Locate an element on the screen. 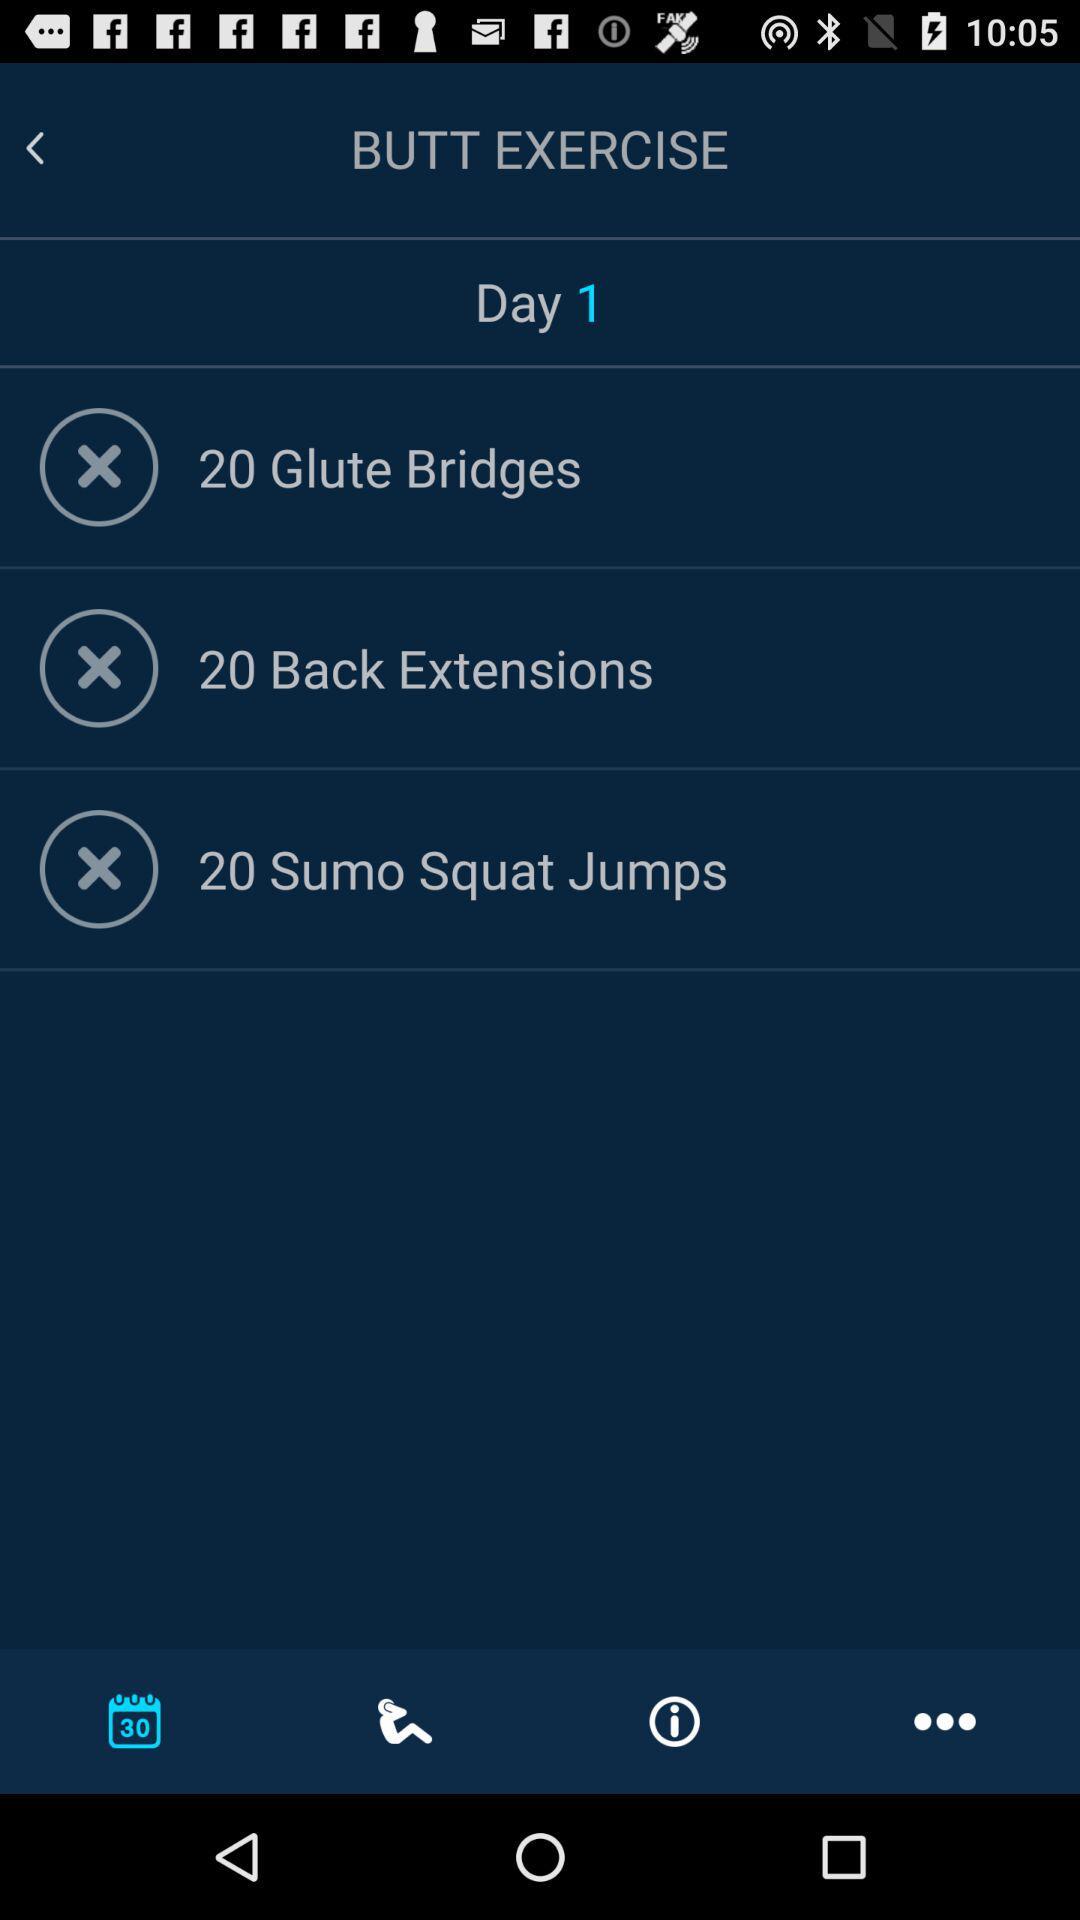  remove selected option is located at coordinates (99, 668).